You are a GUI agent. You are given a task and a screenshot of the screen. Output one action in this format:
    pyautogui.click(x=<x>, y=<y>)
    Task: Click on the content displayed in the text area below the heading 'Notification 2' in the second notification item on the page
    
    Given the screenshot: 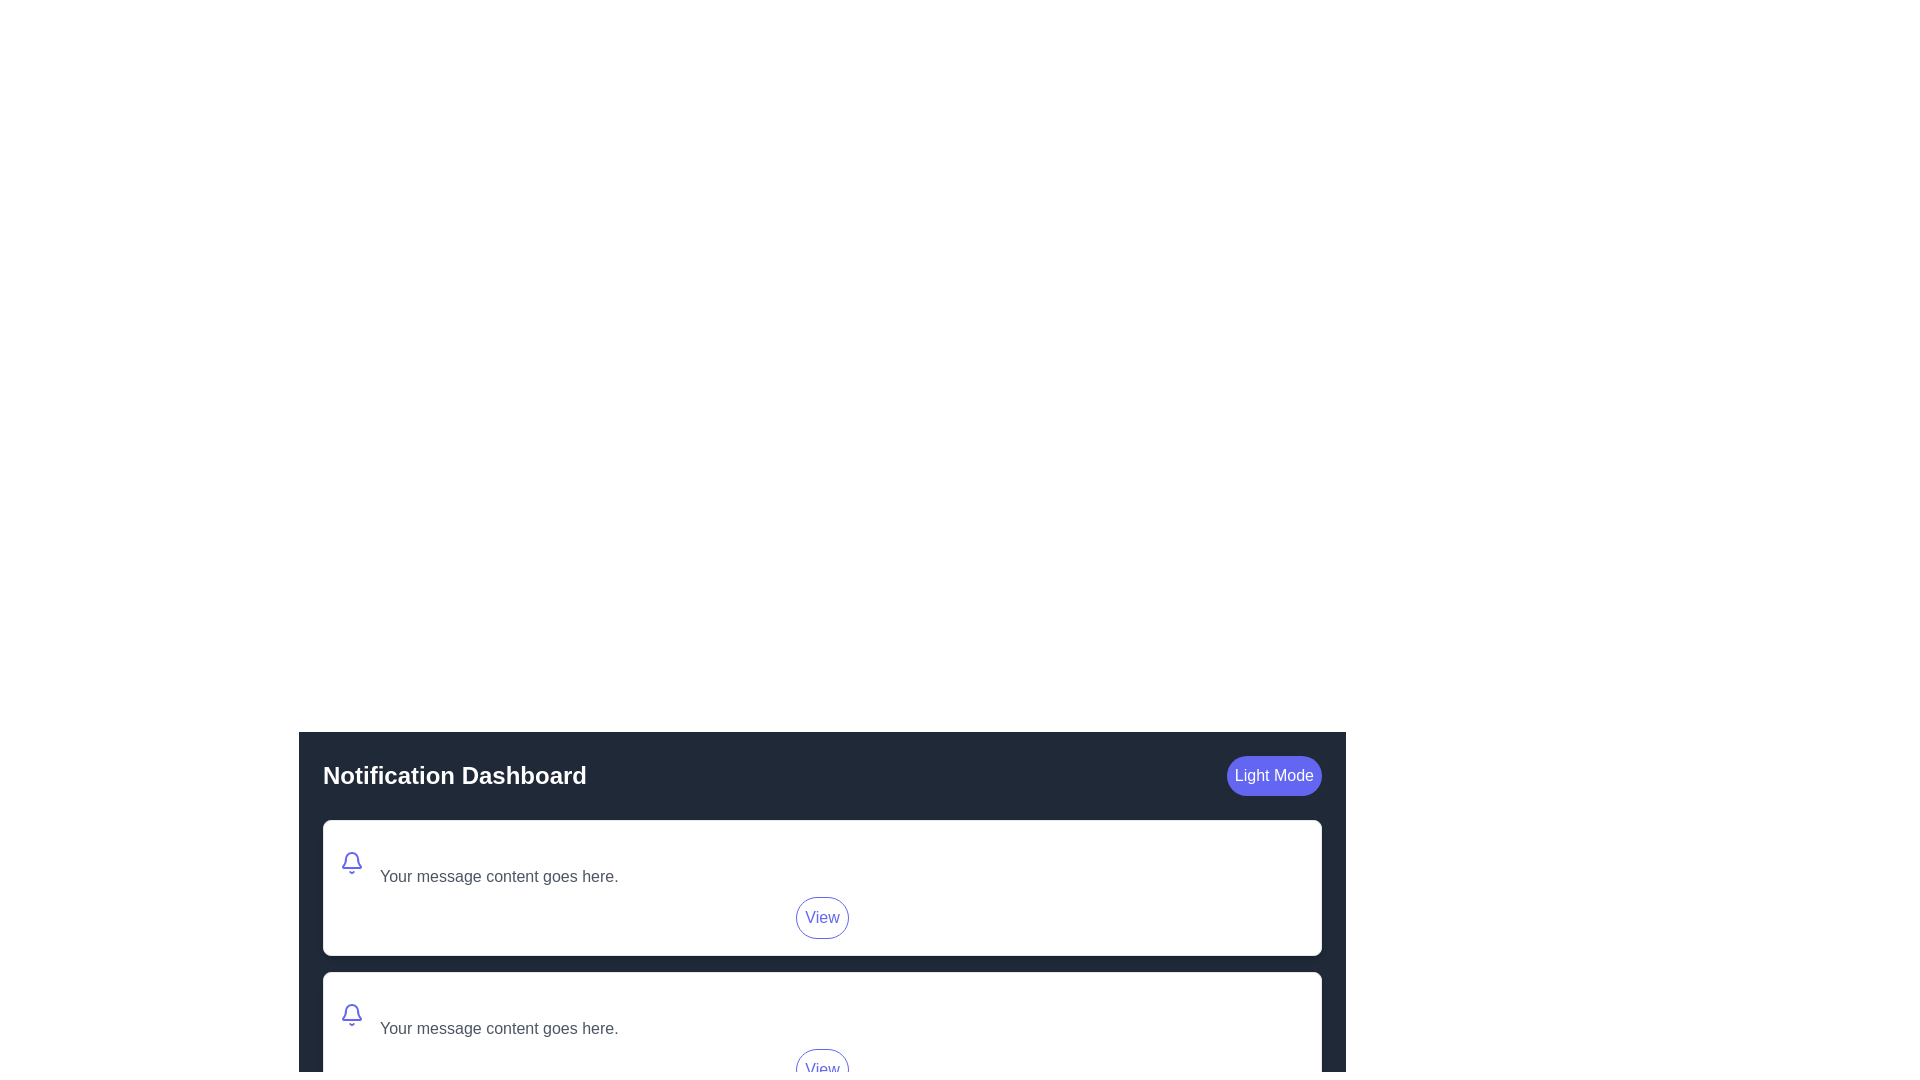 What is the action you would take?
    pyautogui.click(x=499, y=1014)
    